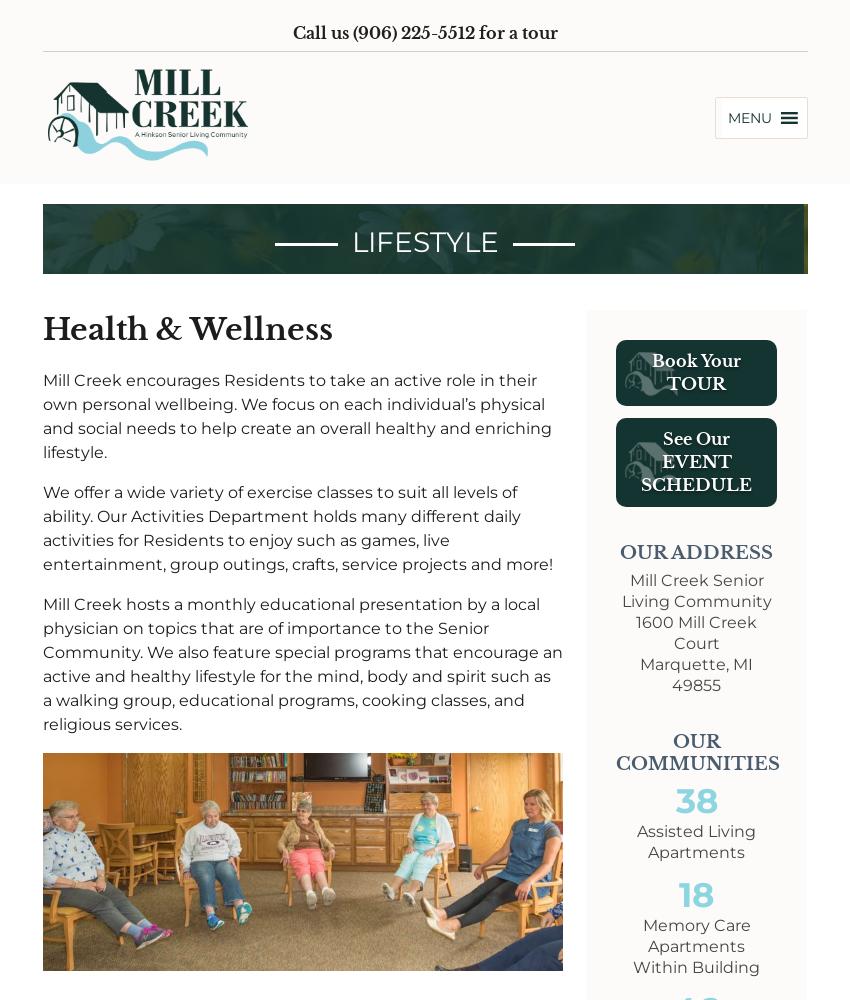  I want to click on 'Mill Creek Senior Living Community', so click(694, 589).